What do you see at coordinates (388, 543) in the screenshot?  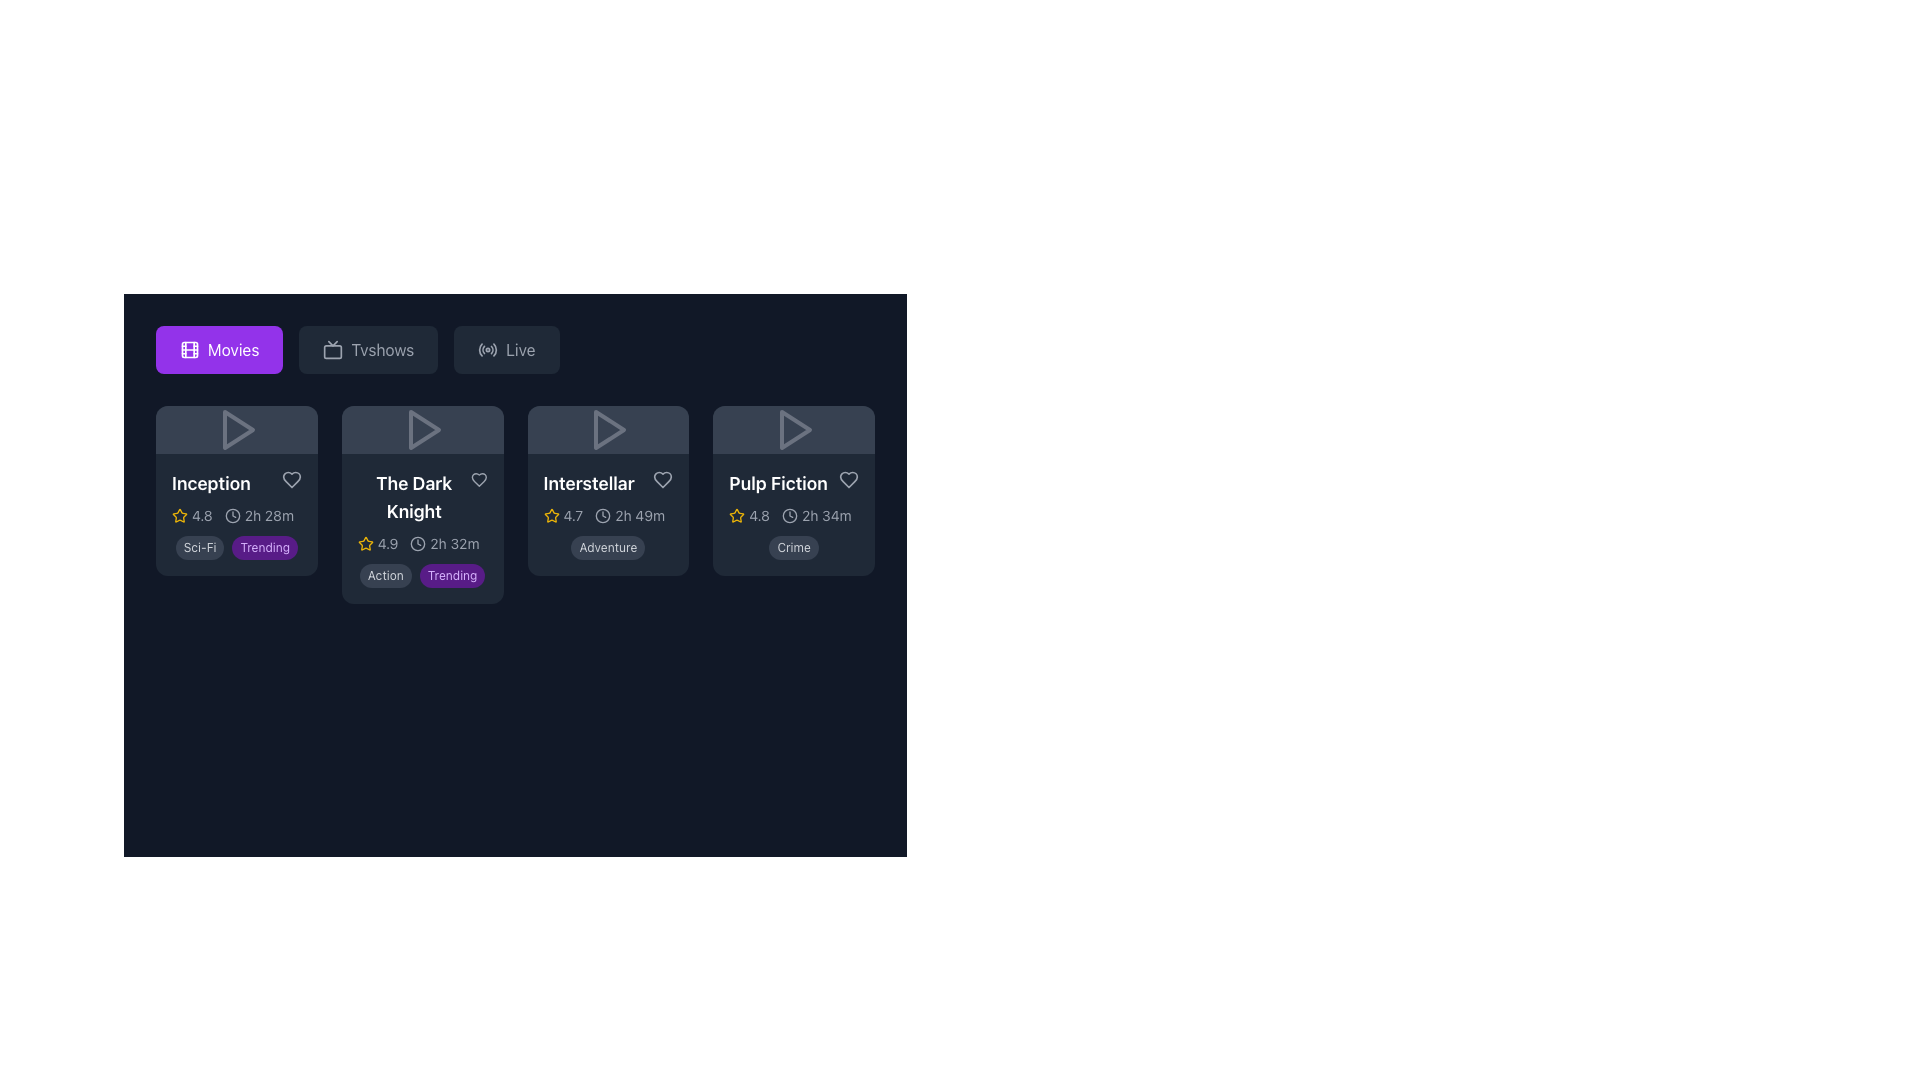 I see `the text label displaying the numeric value '4.9', which is positioned adjacent to a yellow-filled star icon, located in the lower portion of the card for 'The Dark Knight'` at bounding box center [388, 543].